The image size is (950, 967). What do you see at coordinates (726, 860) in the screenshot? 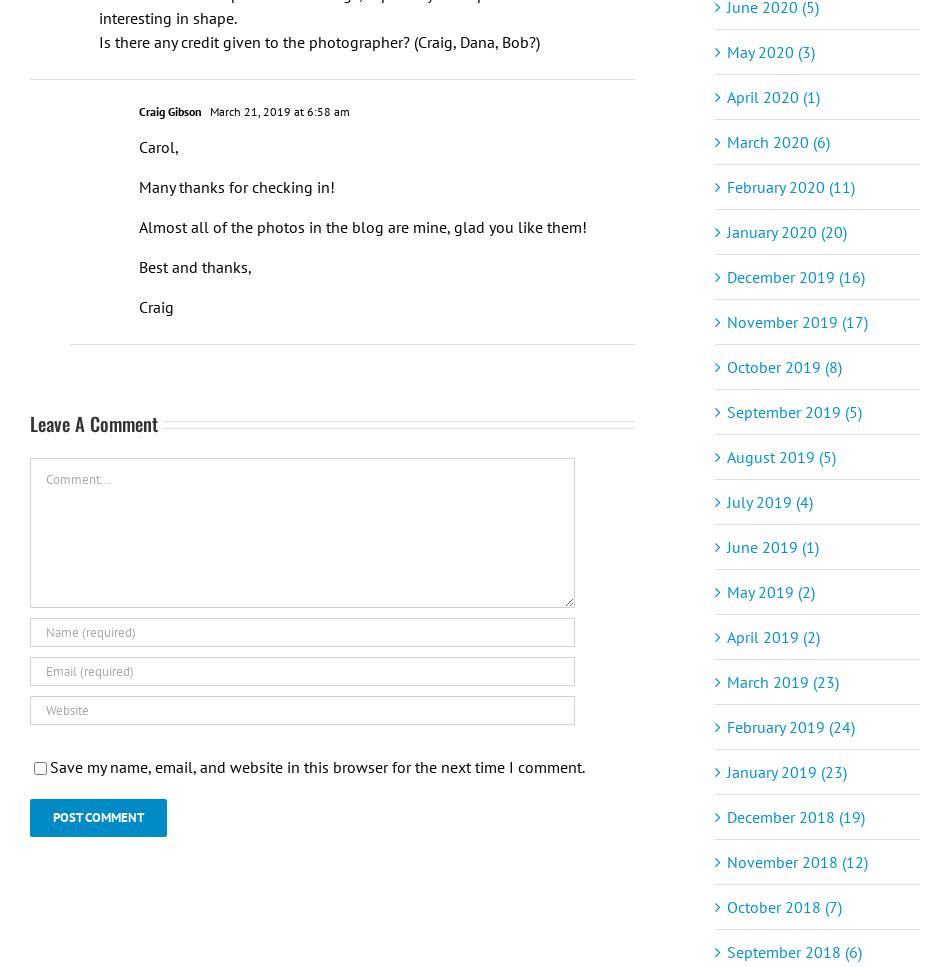
I see `'November 2018 (12)'` at bounding box center [726, 860].